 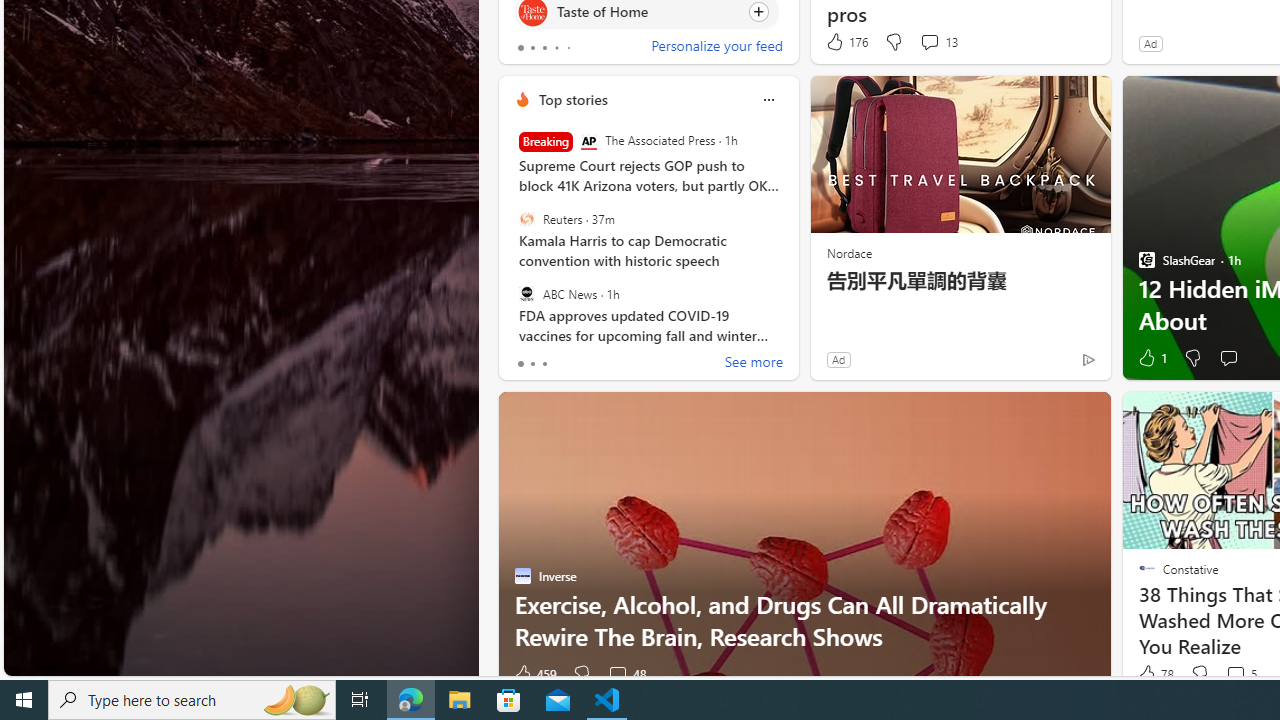 What do you see at coordinates (526, 219) in the screenshot?
I see `'Reuters'` at bounding box center [526, 219].